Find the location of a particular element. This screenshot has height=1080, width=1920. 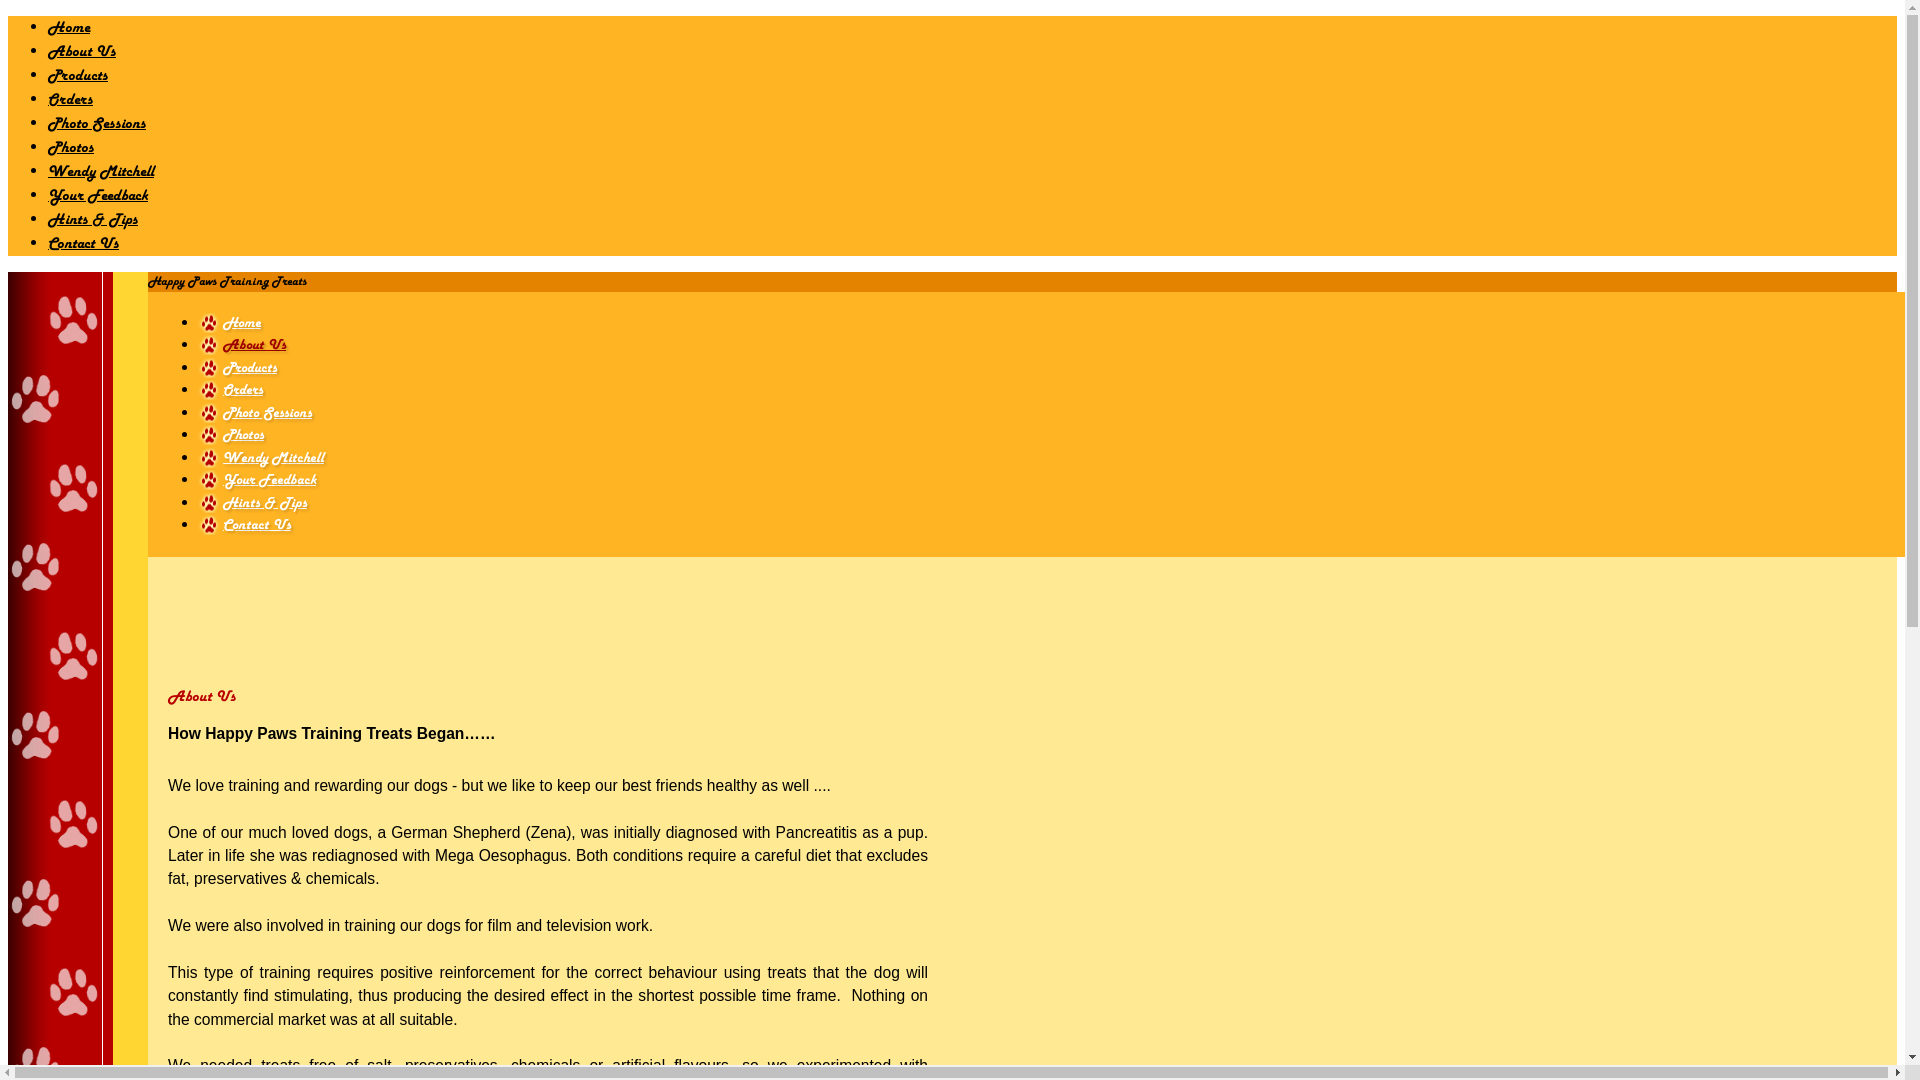

'Wendy Mitchell' is located at coordinates (259, 458).